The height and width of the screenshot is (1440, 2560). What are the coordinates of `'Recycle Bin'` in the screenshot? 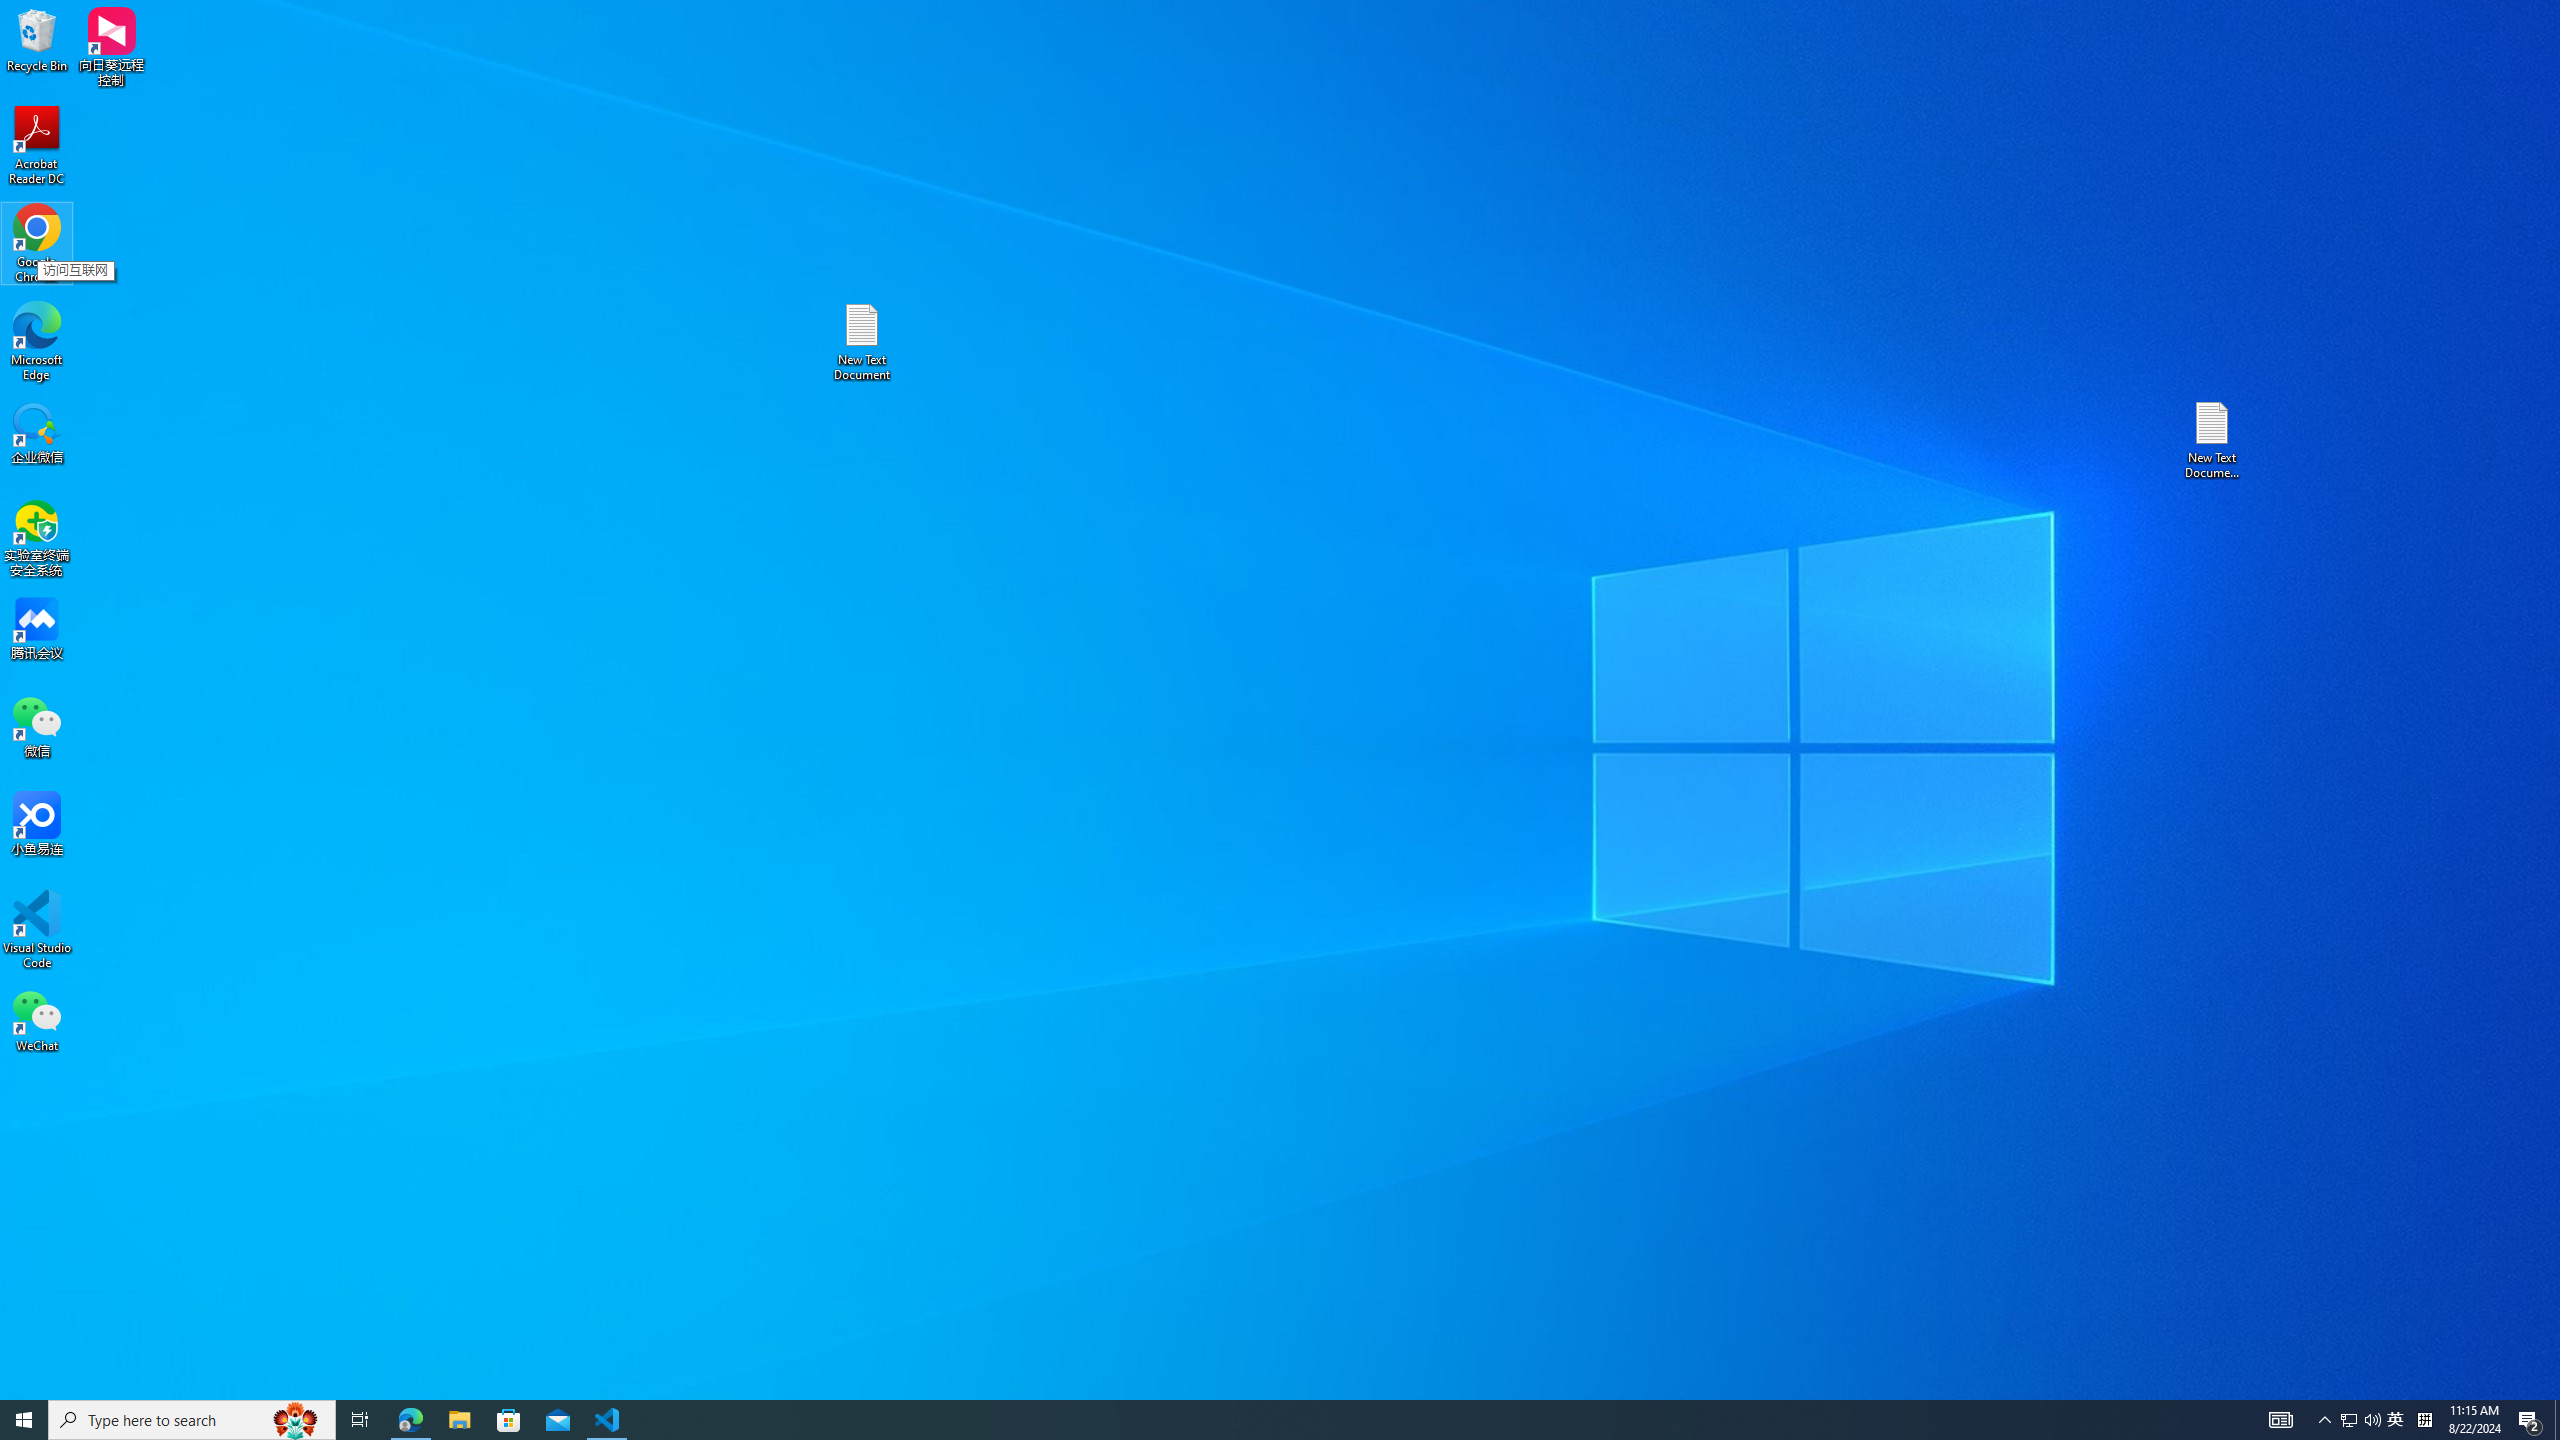 It's located at (36, 38).